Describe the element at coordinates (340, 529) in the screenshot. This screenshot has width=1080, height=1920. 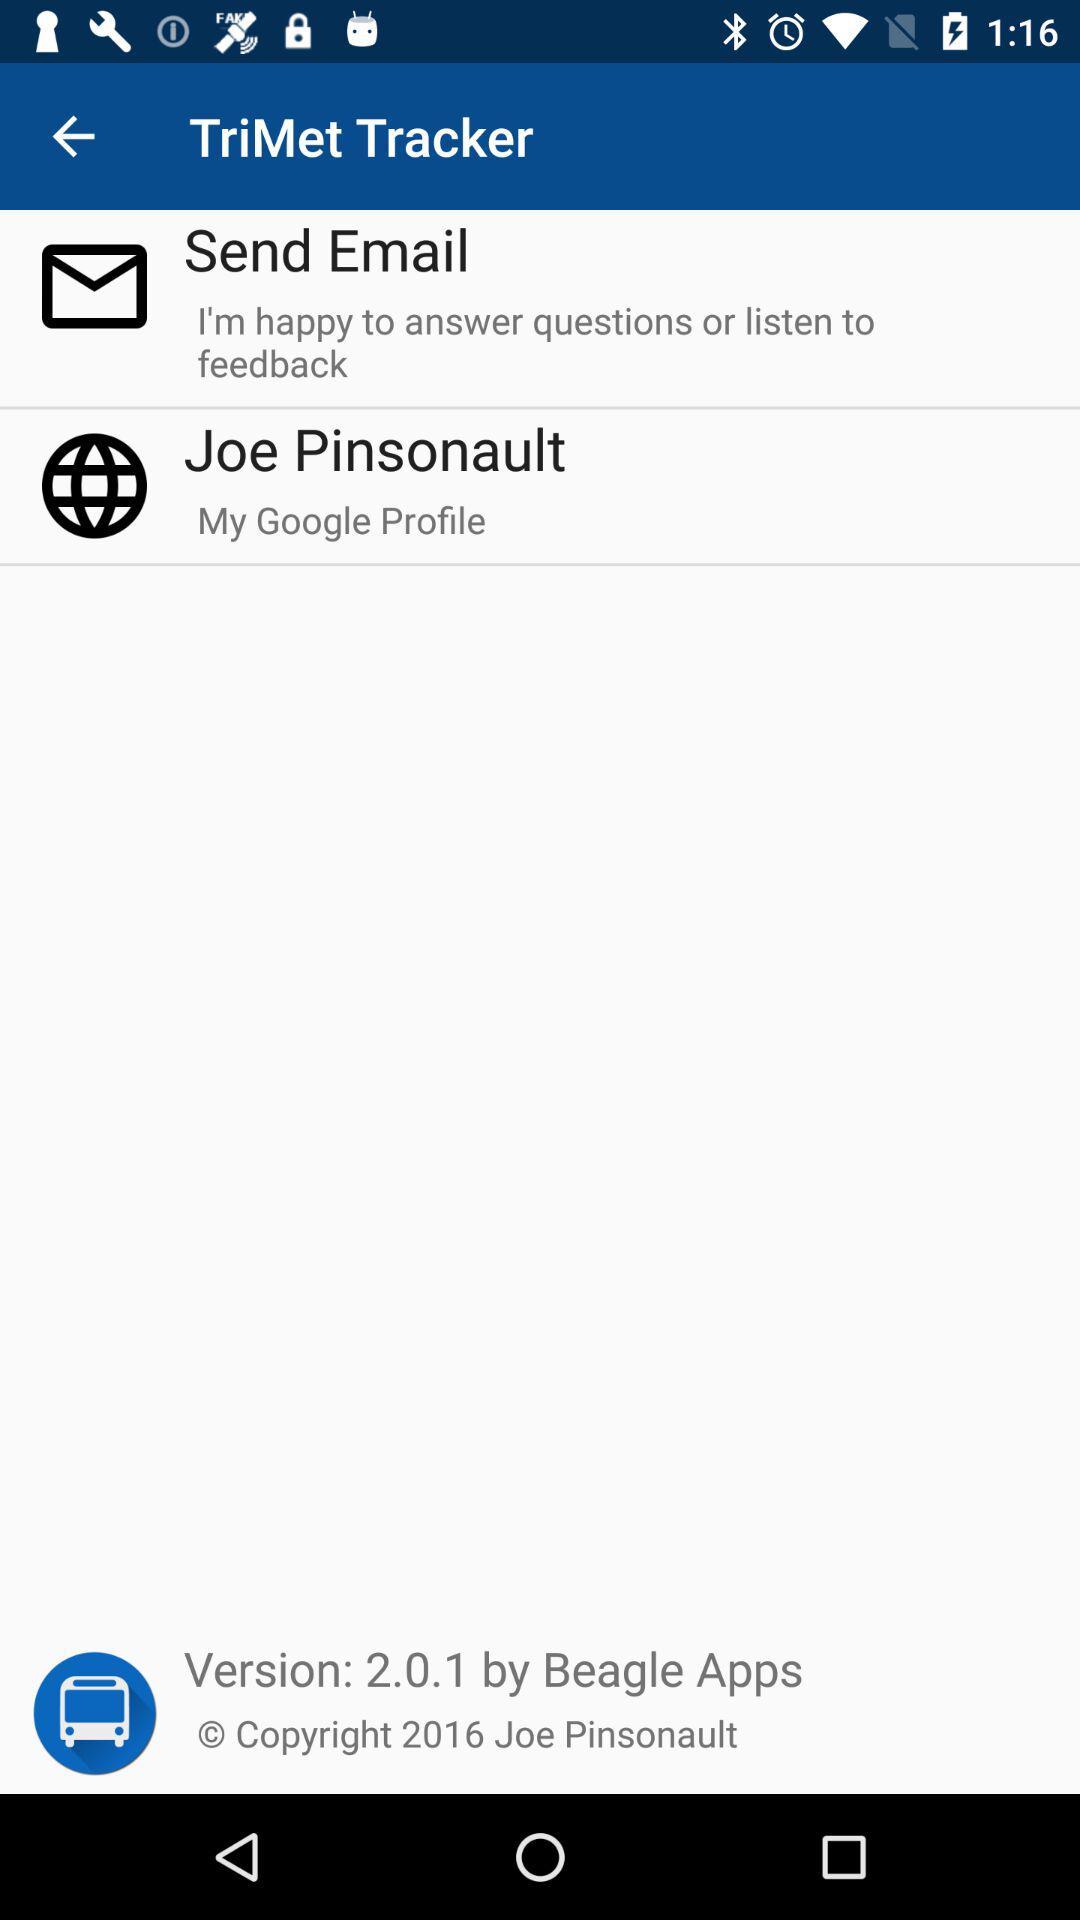
I see `the item above the version 2 0` at that location.